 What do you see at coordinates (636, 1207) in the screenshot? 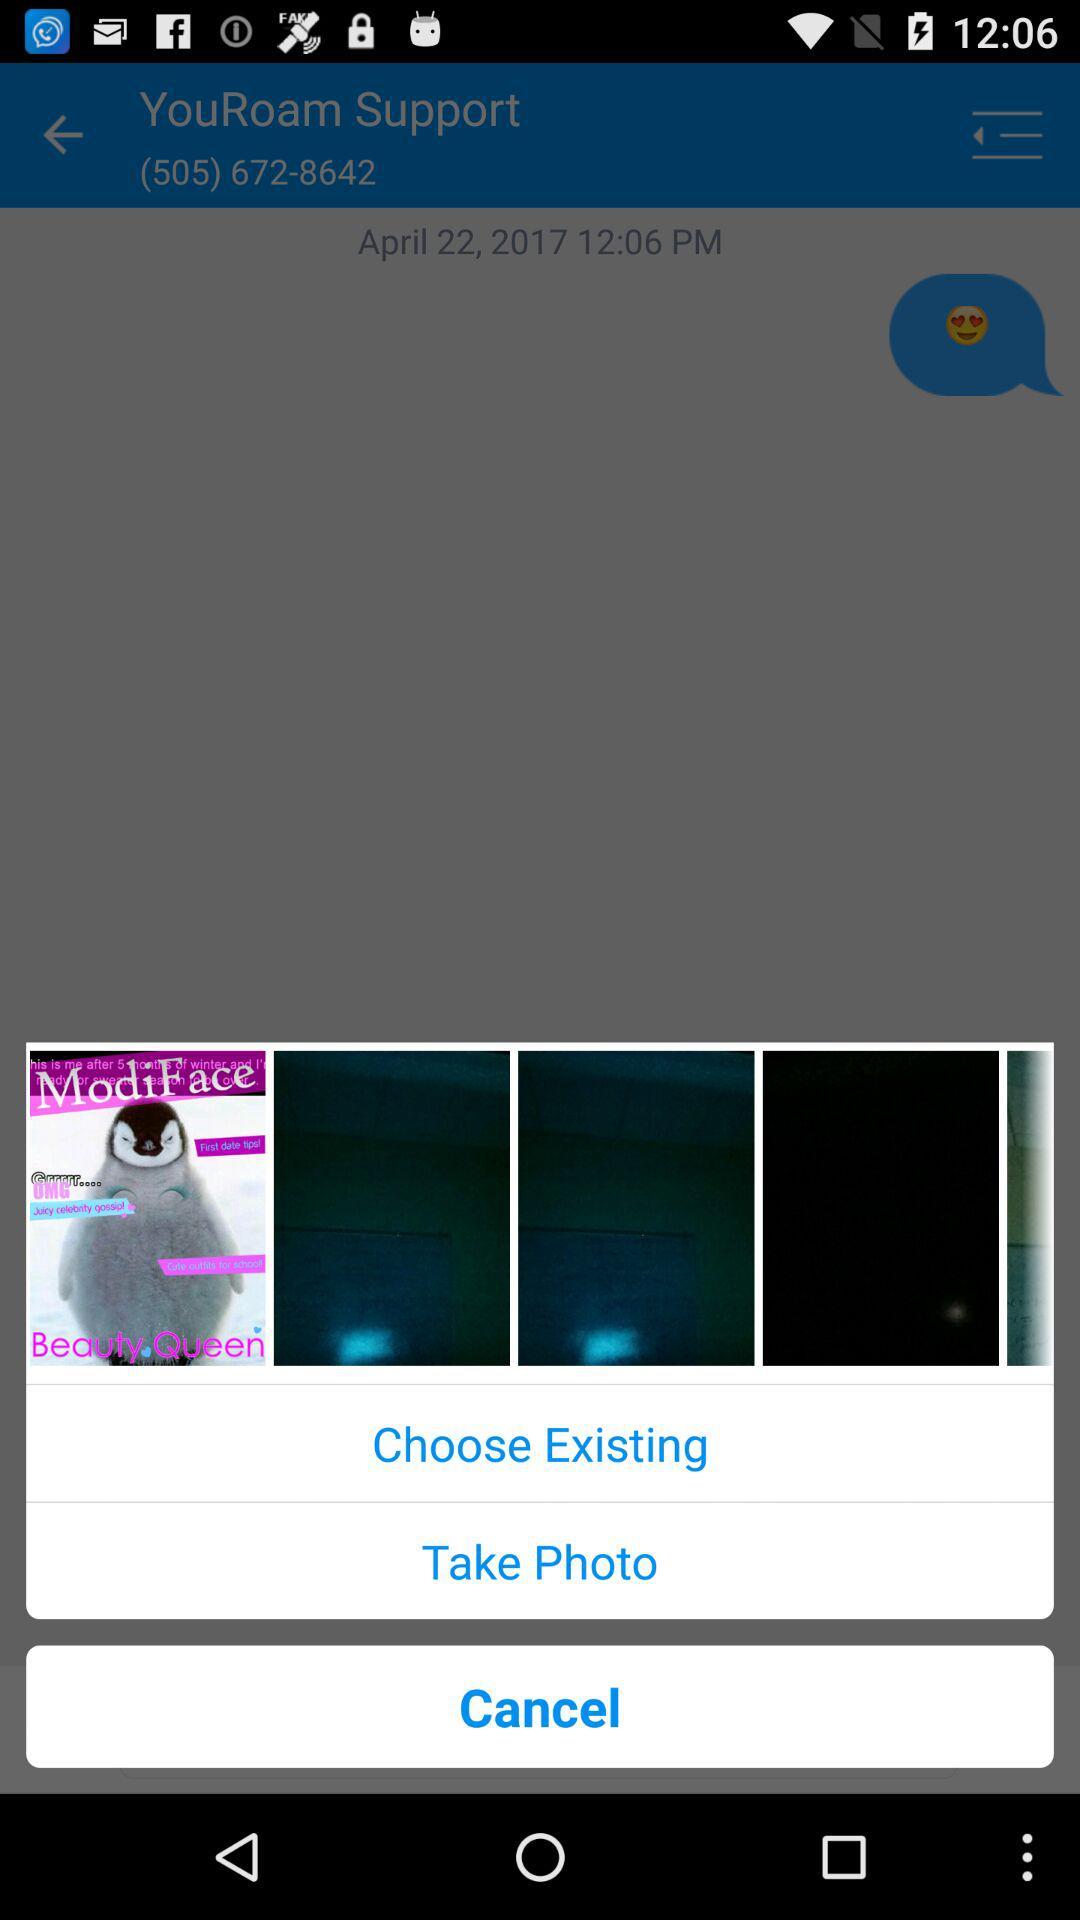
I see `an image from the image slider` at bounding box center [636, 1207].